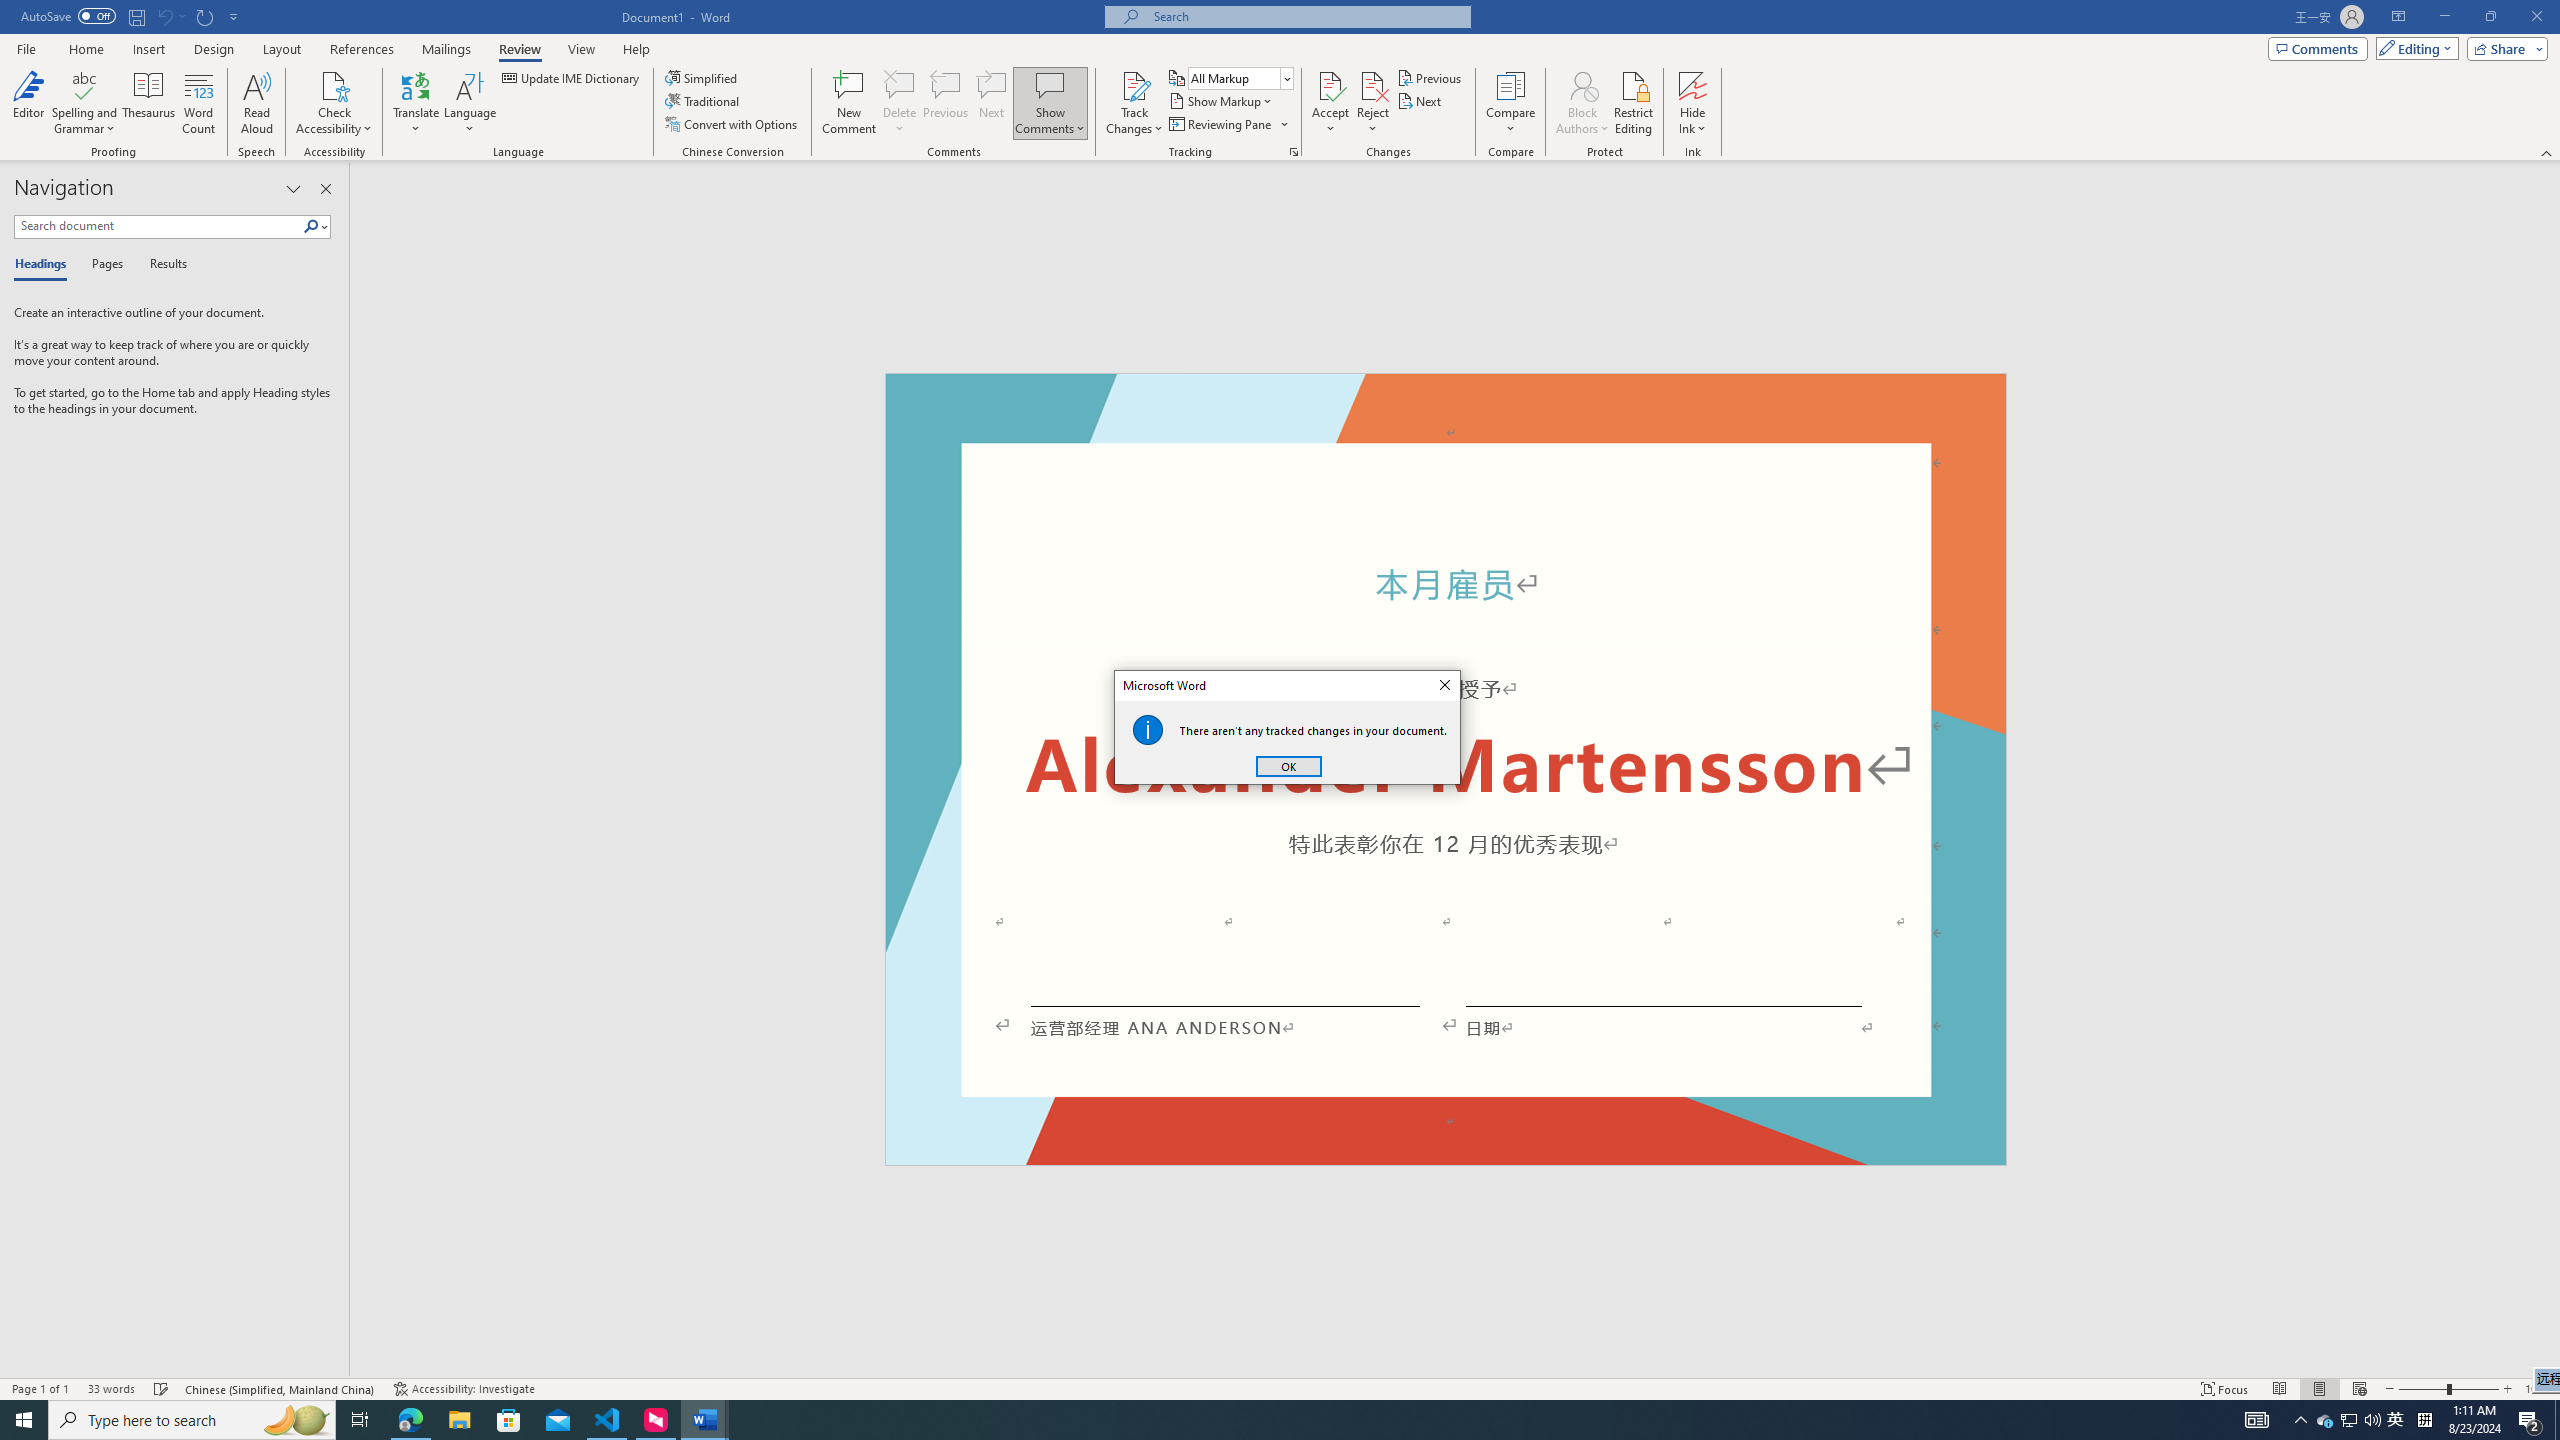 The height and width of the screenshot is (1440, 2560). Describe the element at coordinates (1147, 729) in the screenshot. I see `'Class: Static'` at that location.